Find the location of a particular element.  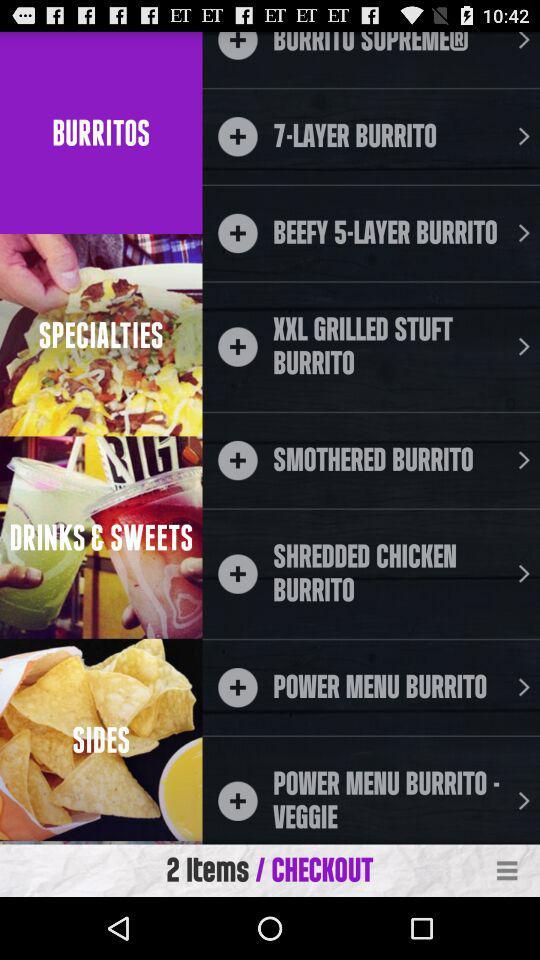

the add button beside the 7 layer burrito text is located at coordinates (237, 135).